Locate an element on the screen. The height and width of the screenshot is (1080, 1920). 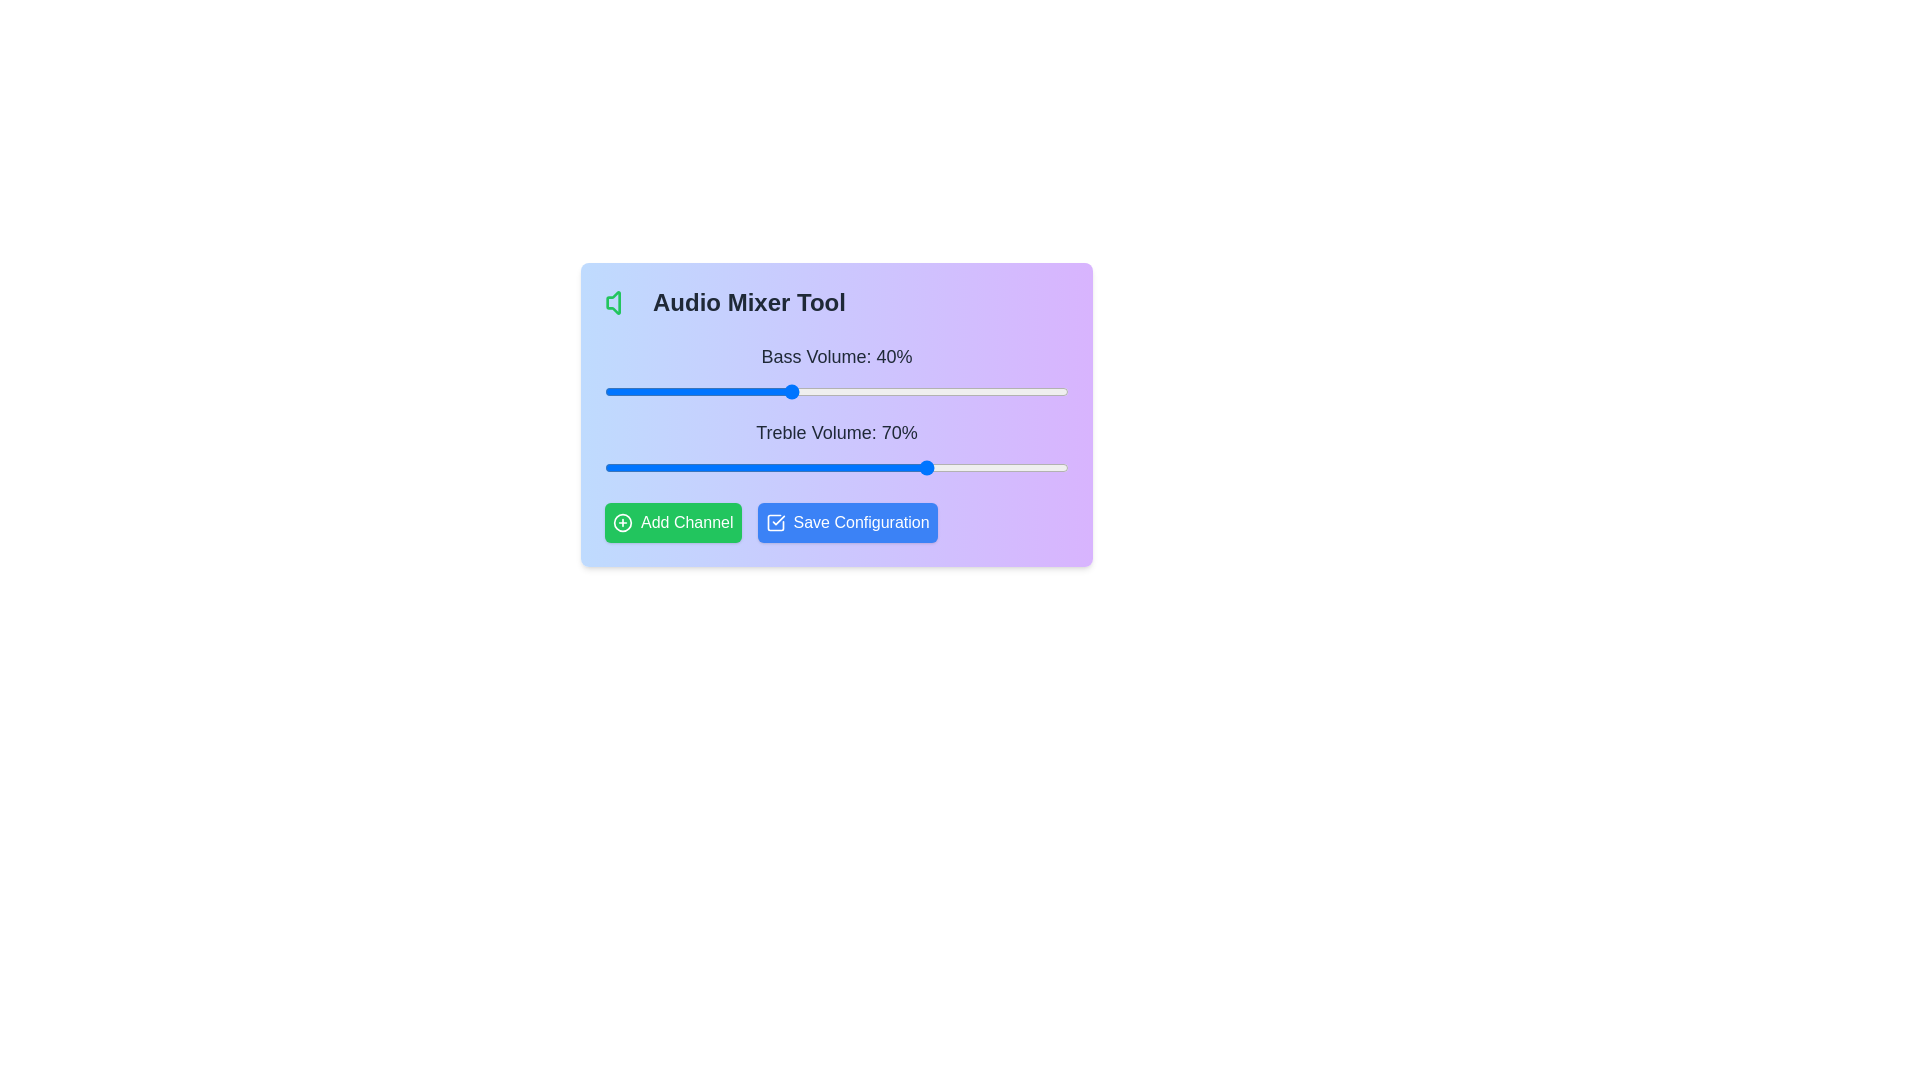
and drag the bass and treble sliders of the Audio Mixer Tool to adjust their values is located at coordinates (836, 410).